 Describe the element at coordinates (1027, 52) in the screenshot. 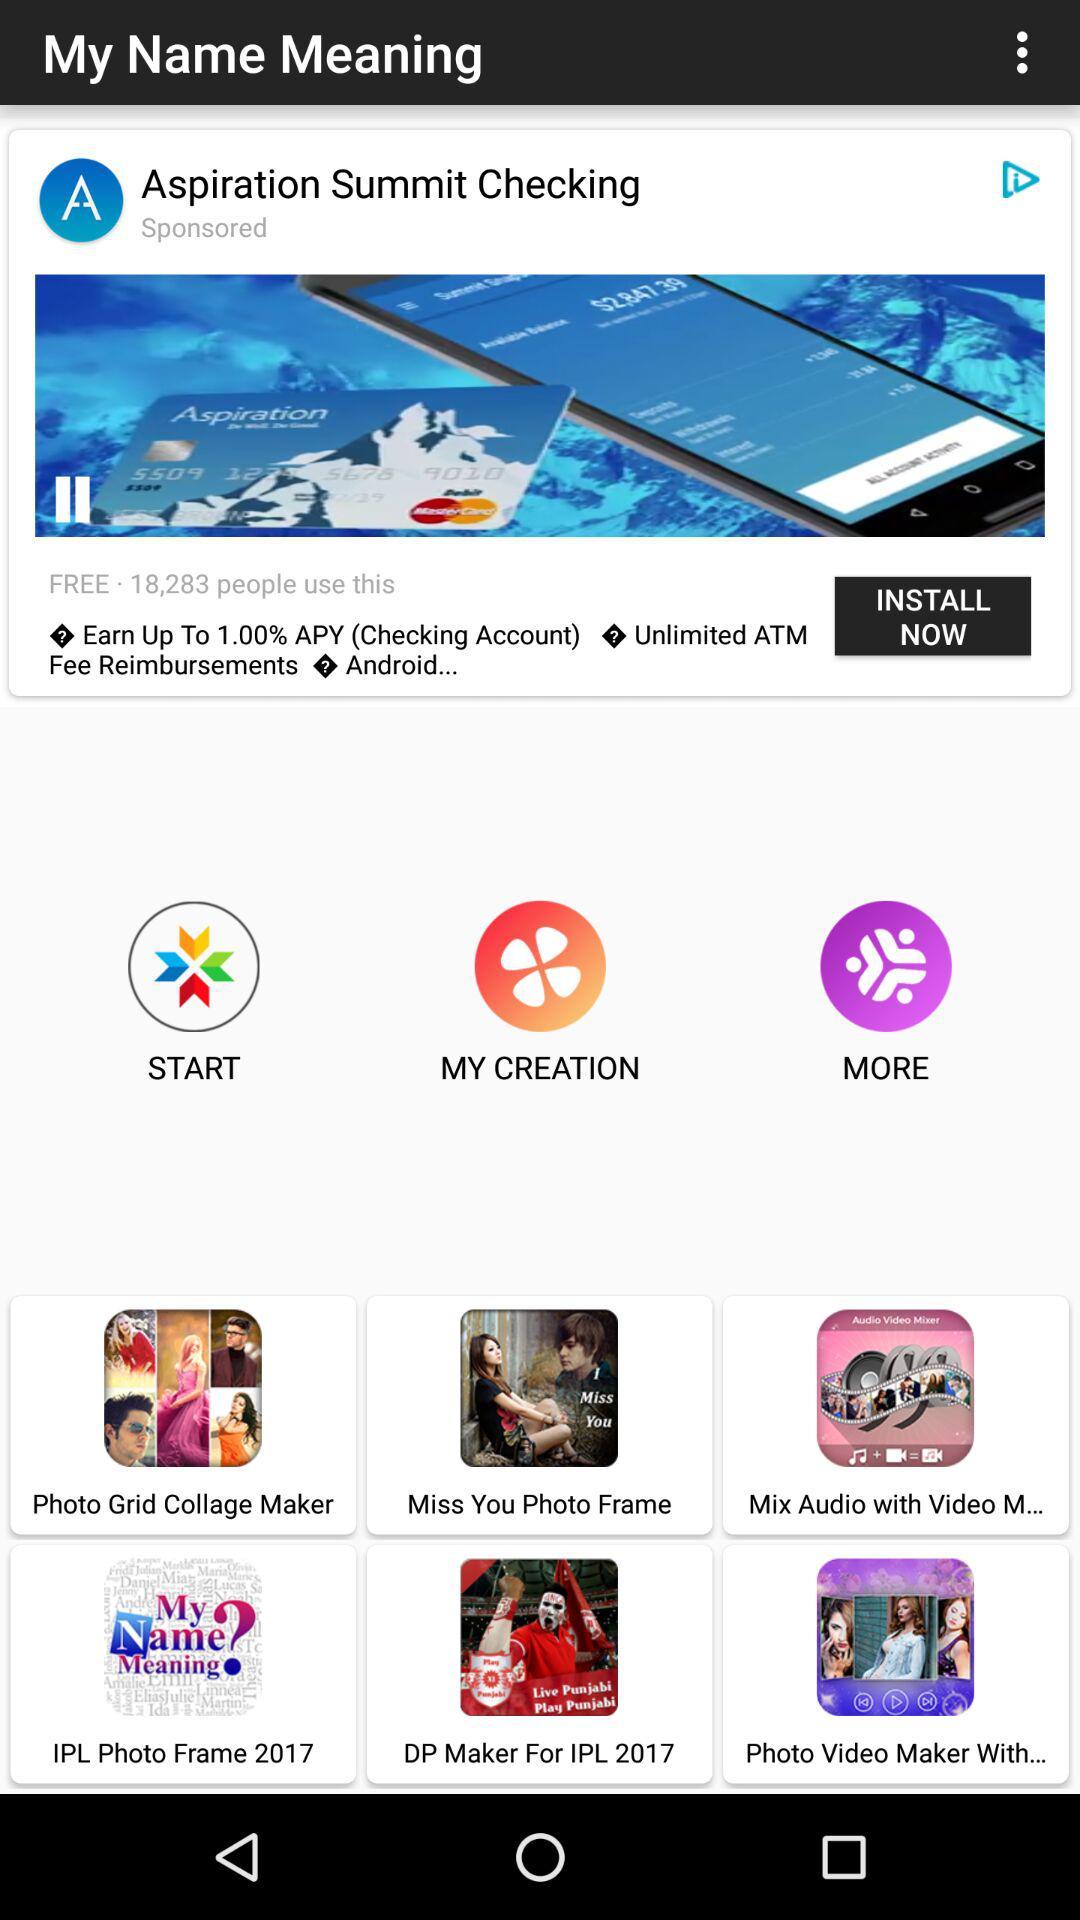

I see `the app next to my name meaning` at that location.